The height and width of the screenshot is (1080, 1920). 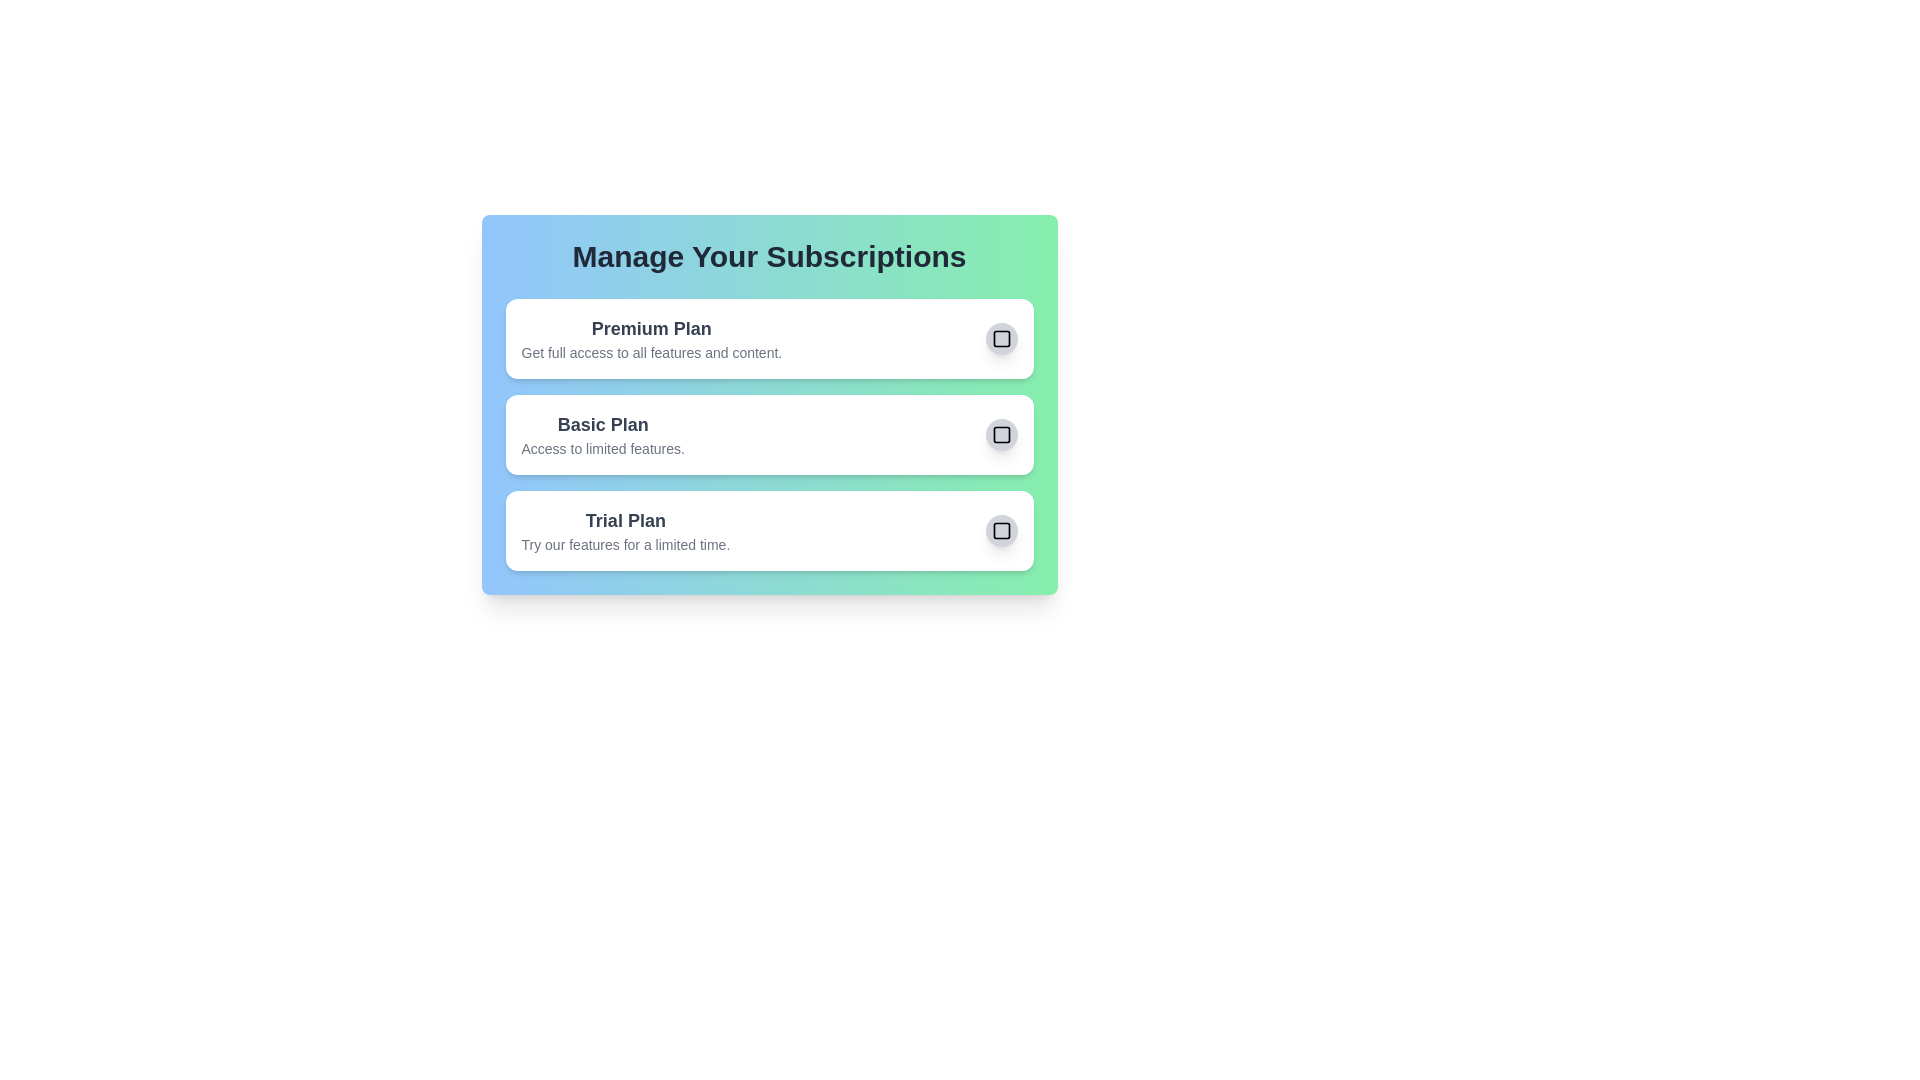 What do you see at coordinates (1001, 530) in the screenshot?
I see `the gray checkbox icon located to the right of the 'Trial Plan' subscription option` at bounding box center [1001, 530].